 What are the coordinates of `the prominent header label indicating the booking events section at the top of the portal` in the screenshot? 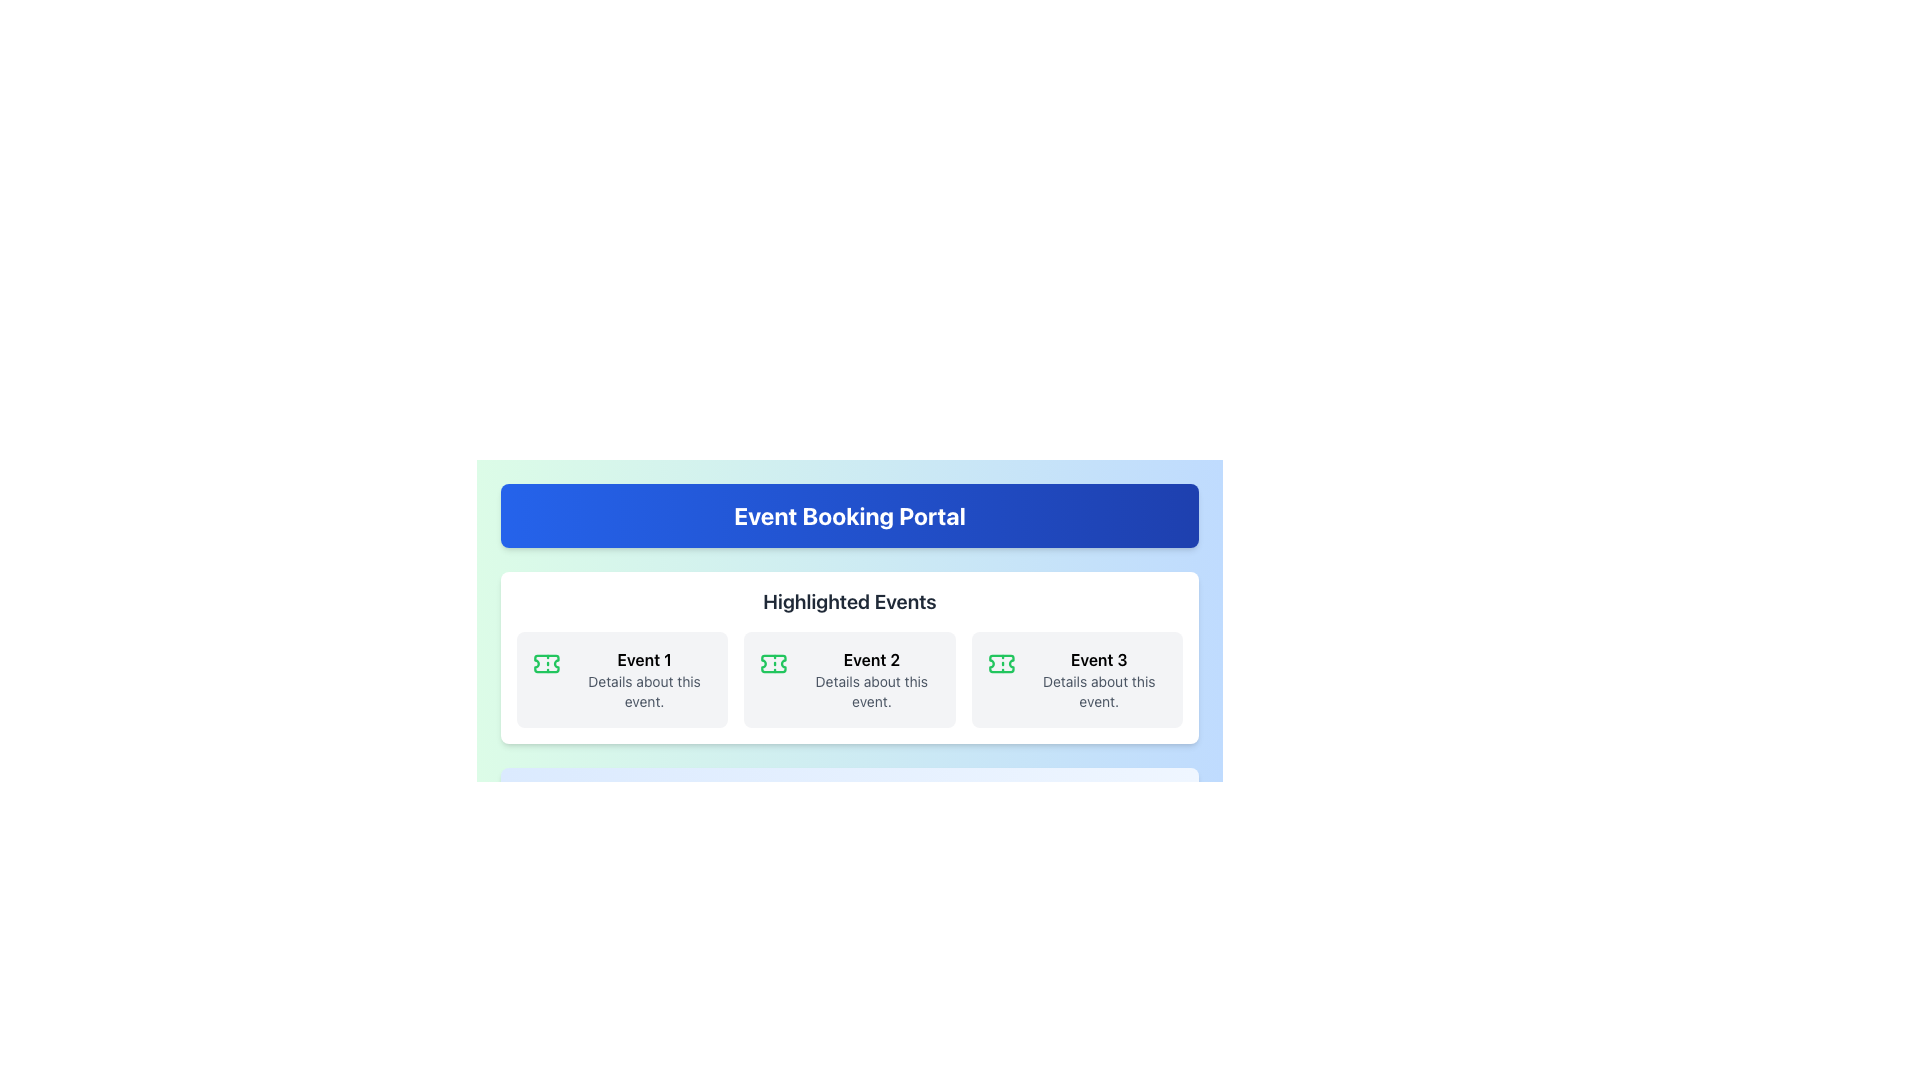 It's located at (849, 515).